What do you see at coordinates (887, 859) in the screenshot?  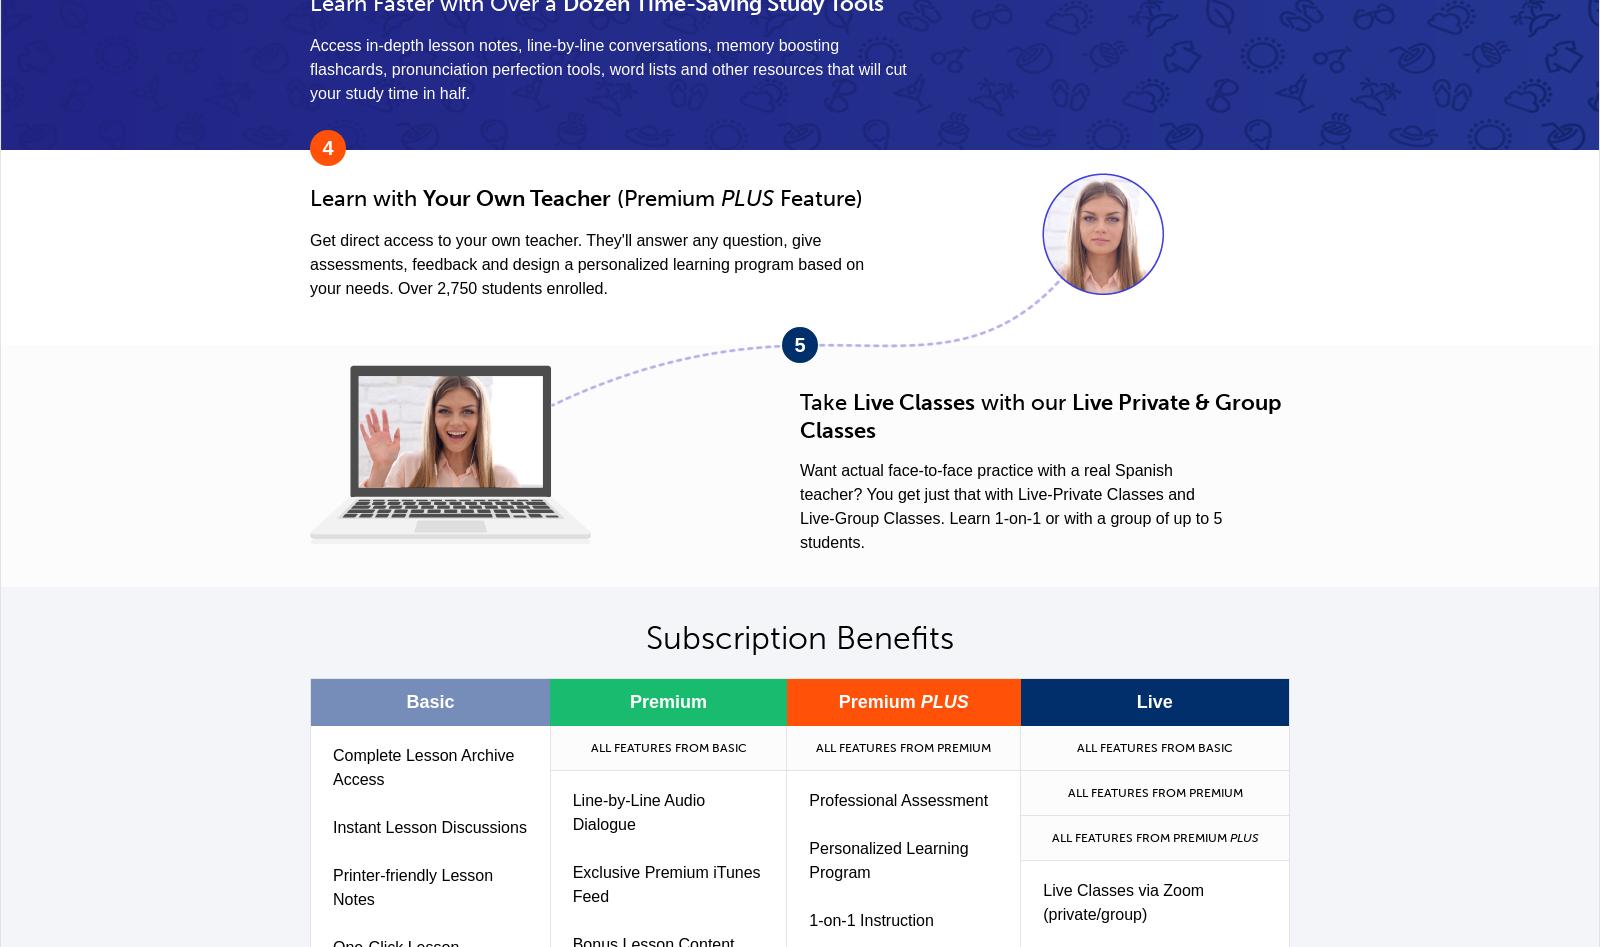 I see `'Personalized Learning Program'` at bounding box center [887, 859].